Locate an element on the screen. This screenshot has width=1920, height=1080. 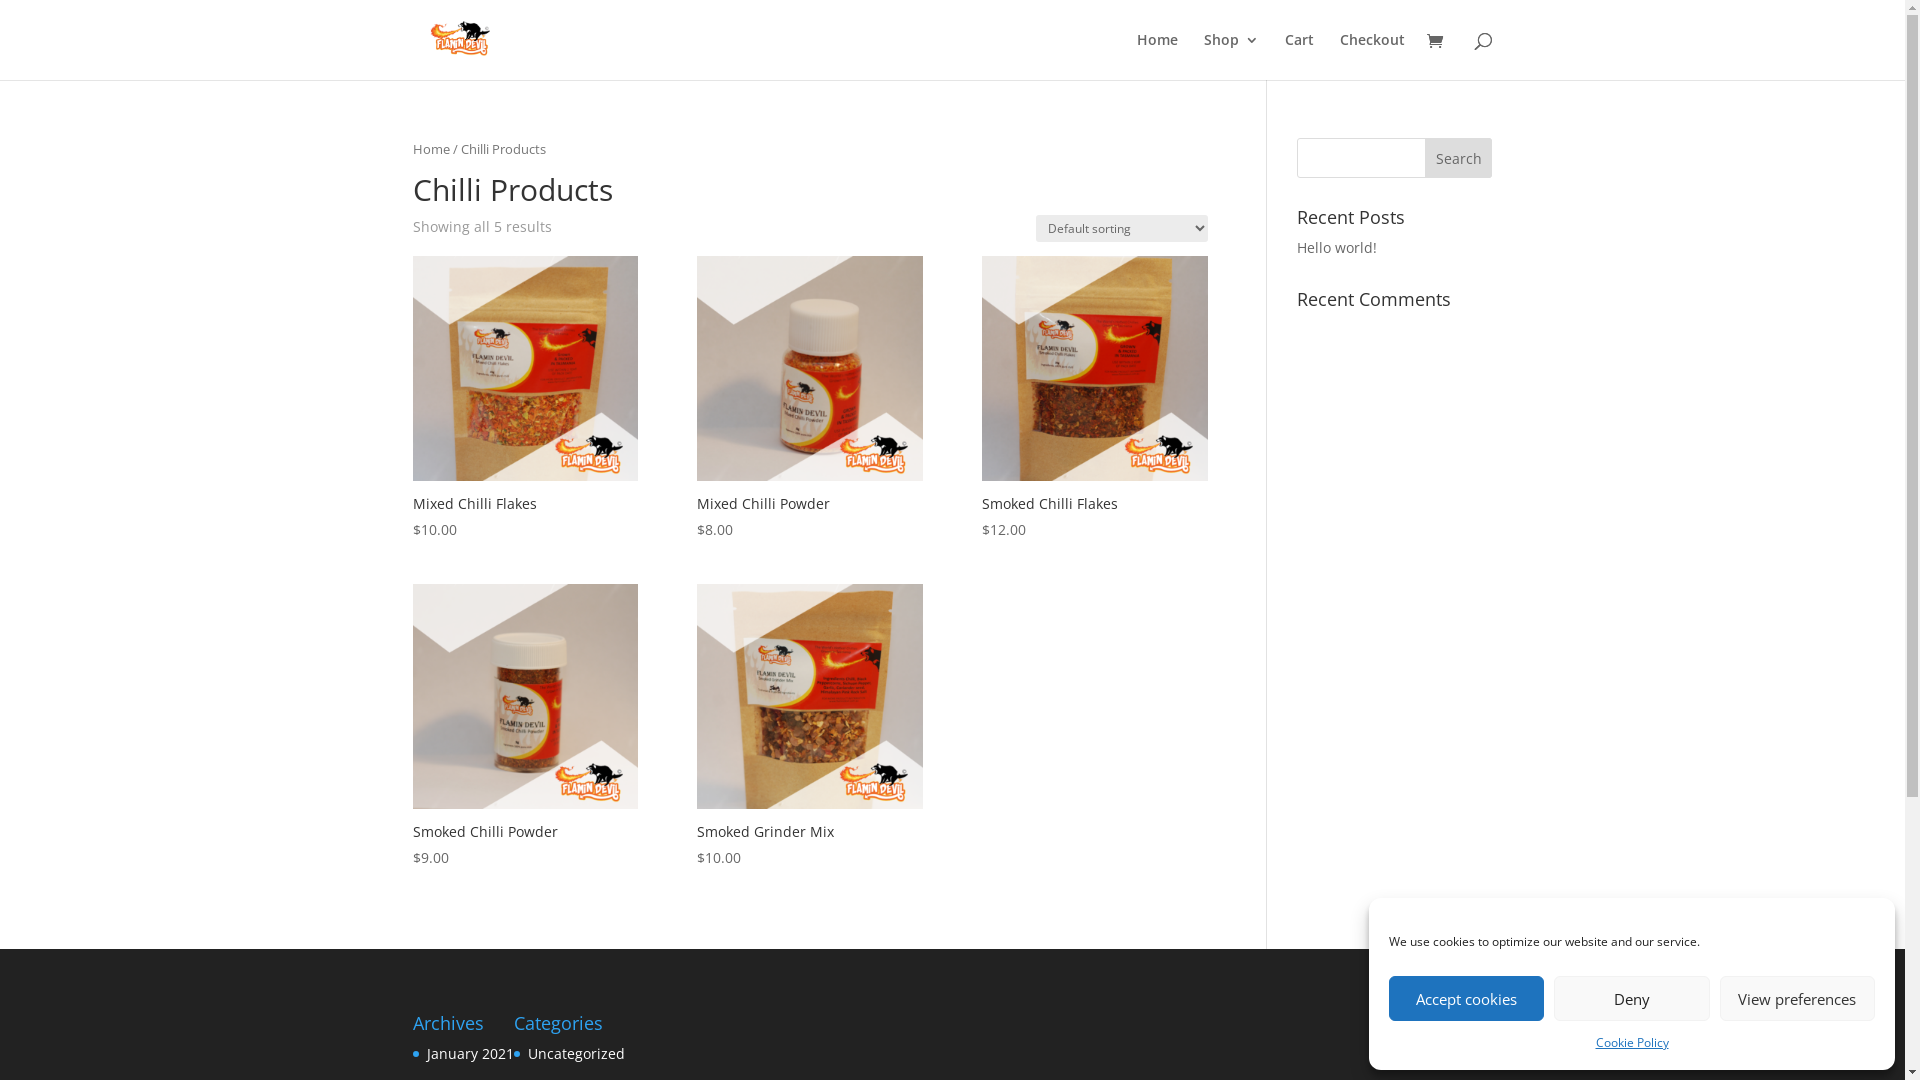
'Uncategorized' is located at coordinates (575, 1052).